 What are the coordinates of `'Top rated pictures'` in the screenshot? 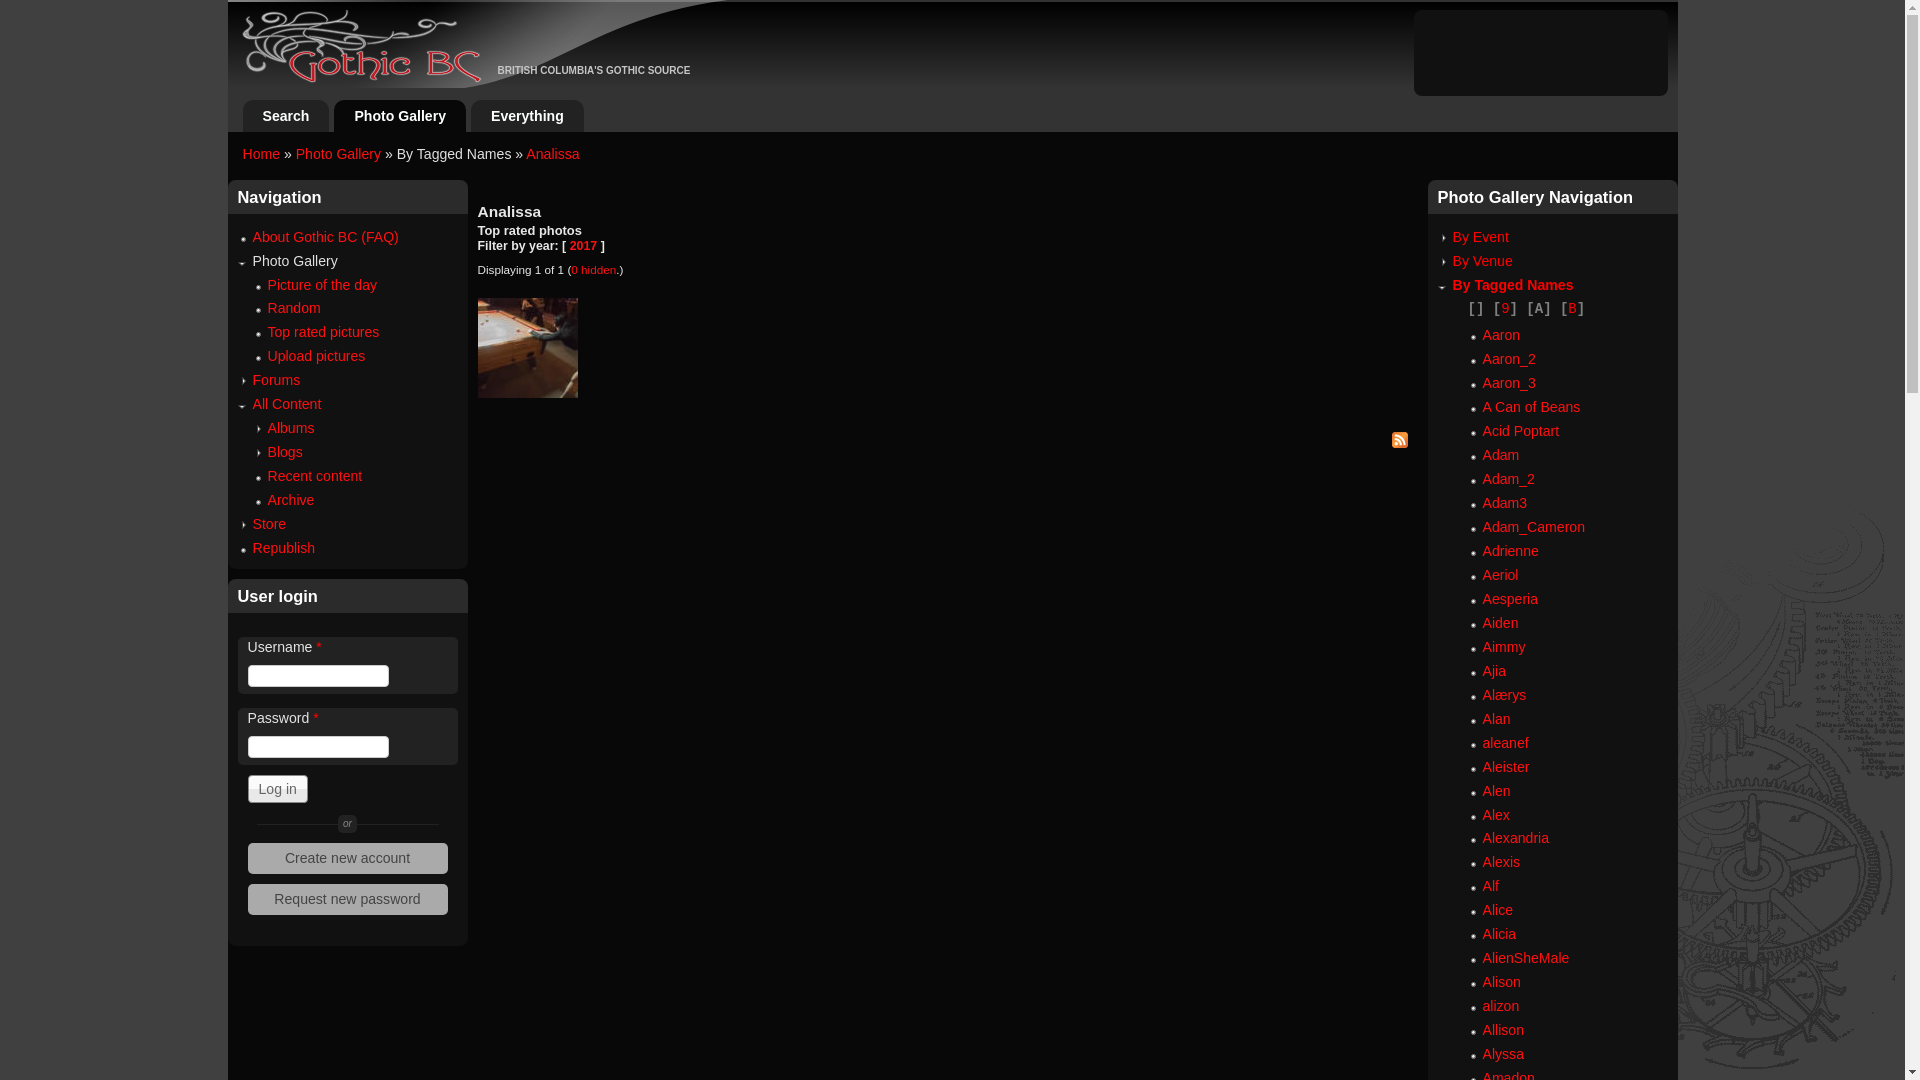 It's located at (324, 330).